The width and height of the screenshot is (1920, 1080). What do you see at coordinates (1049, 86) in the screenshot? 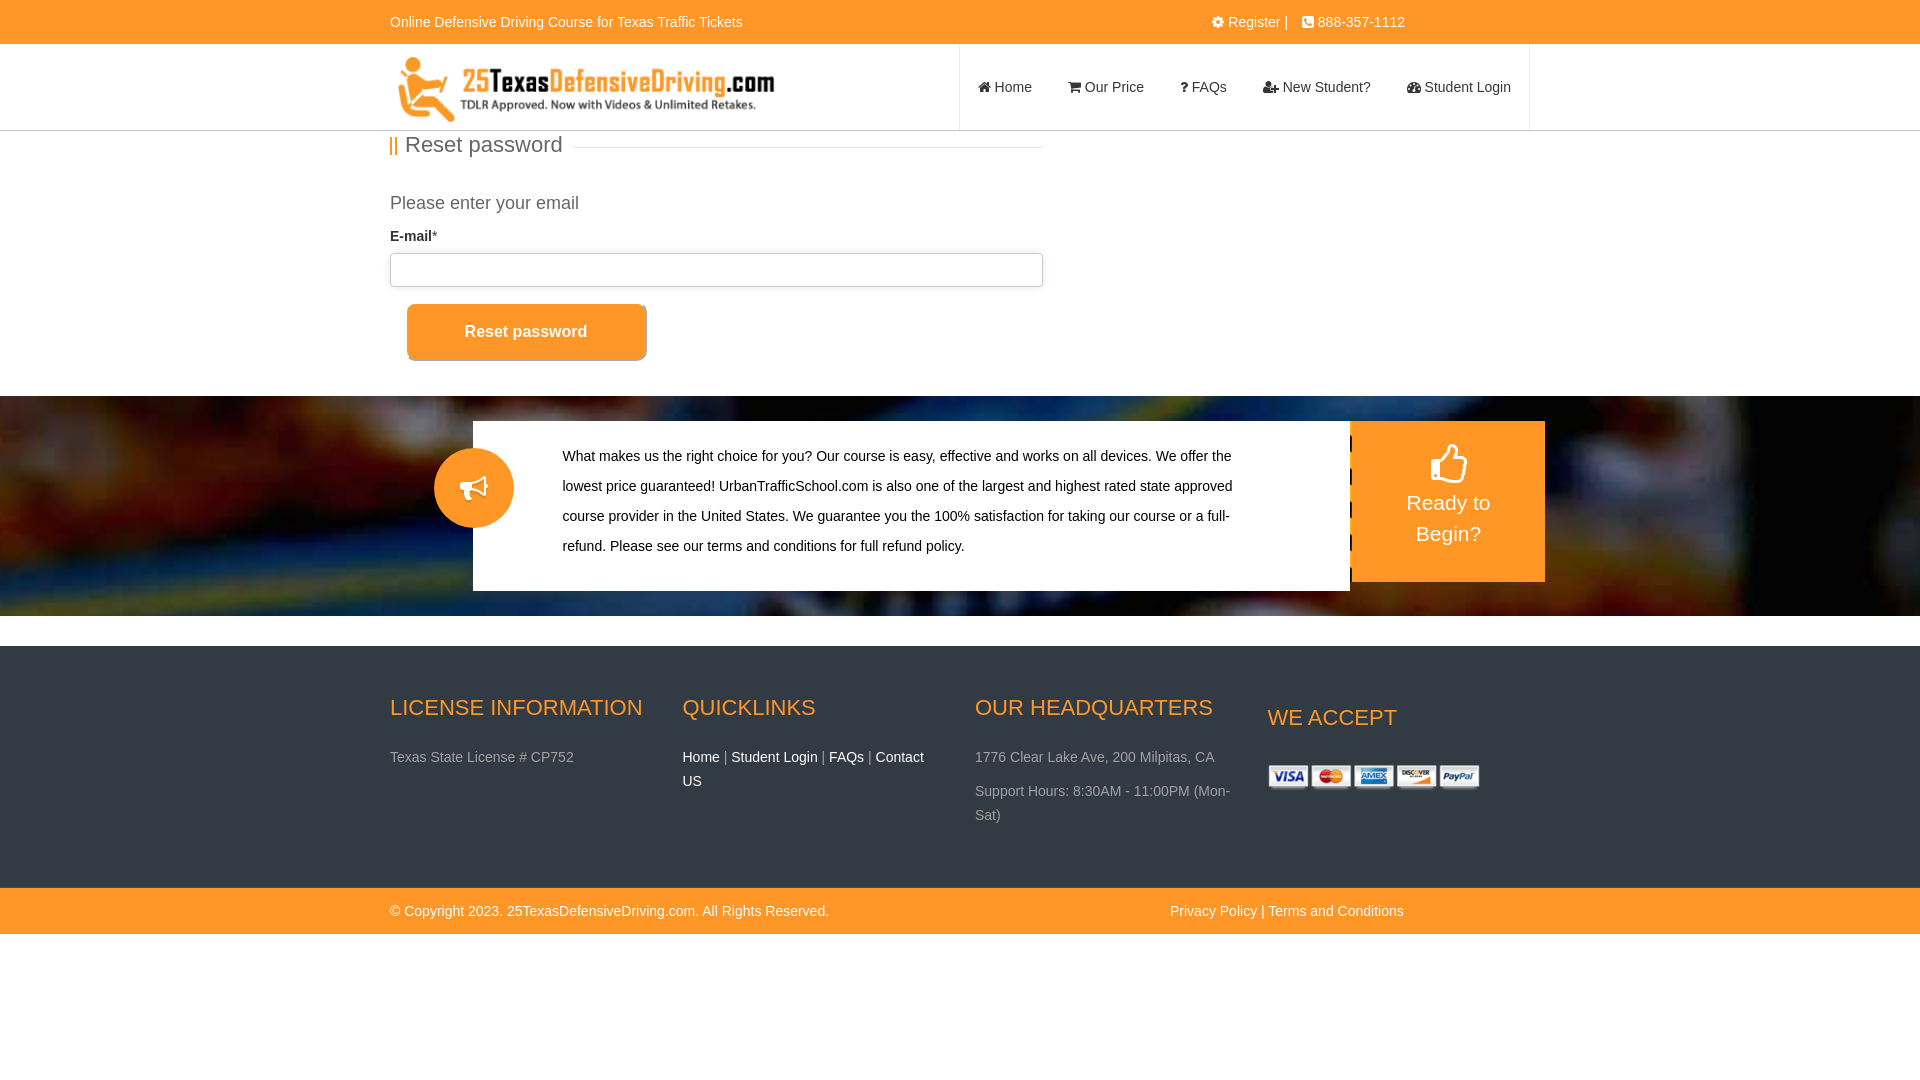
I see `'Our Price'` at bounding box center [1049, 86].